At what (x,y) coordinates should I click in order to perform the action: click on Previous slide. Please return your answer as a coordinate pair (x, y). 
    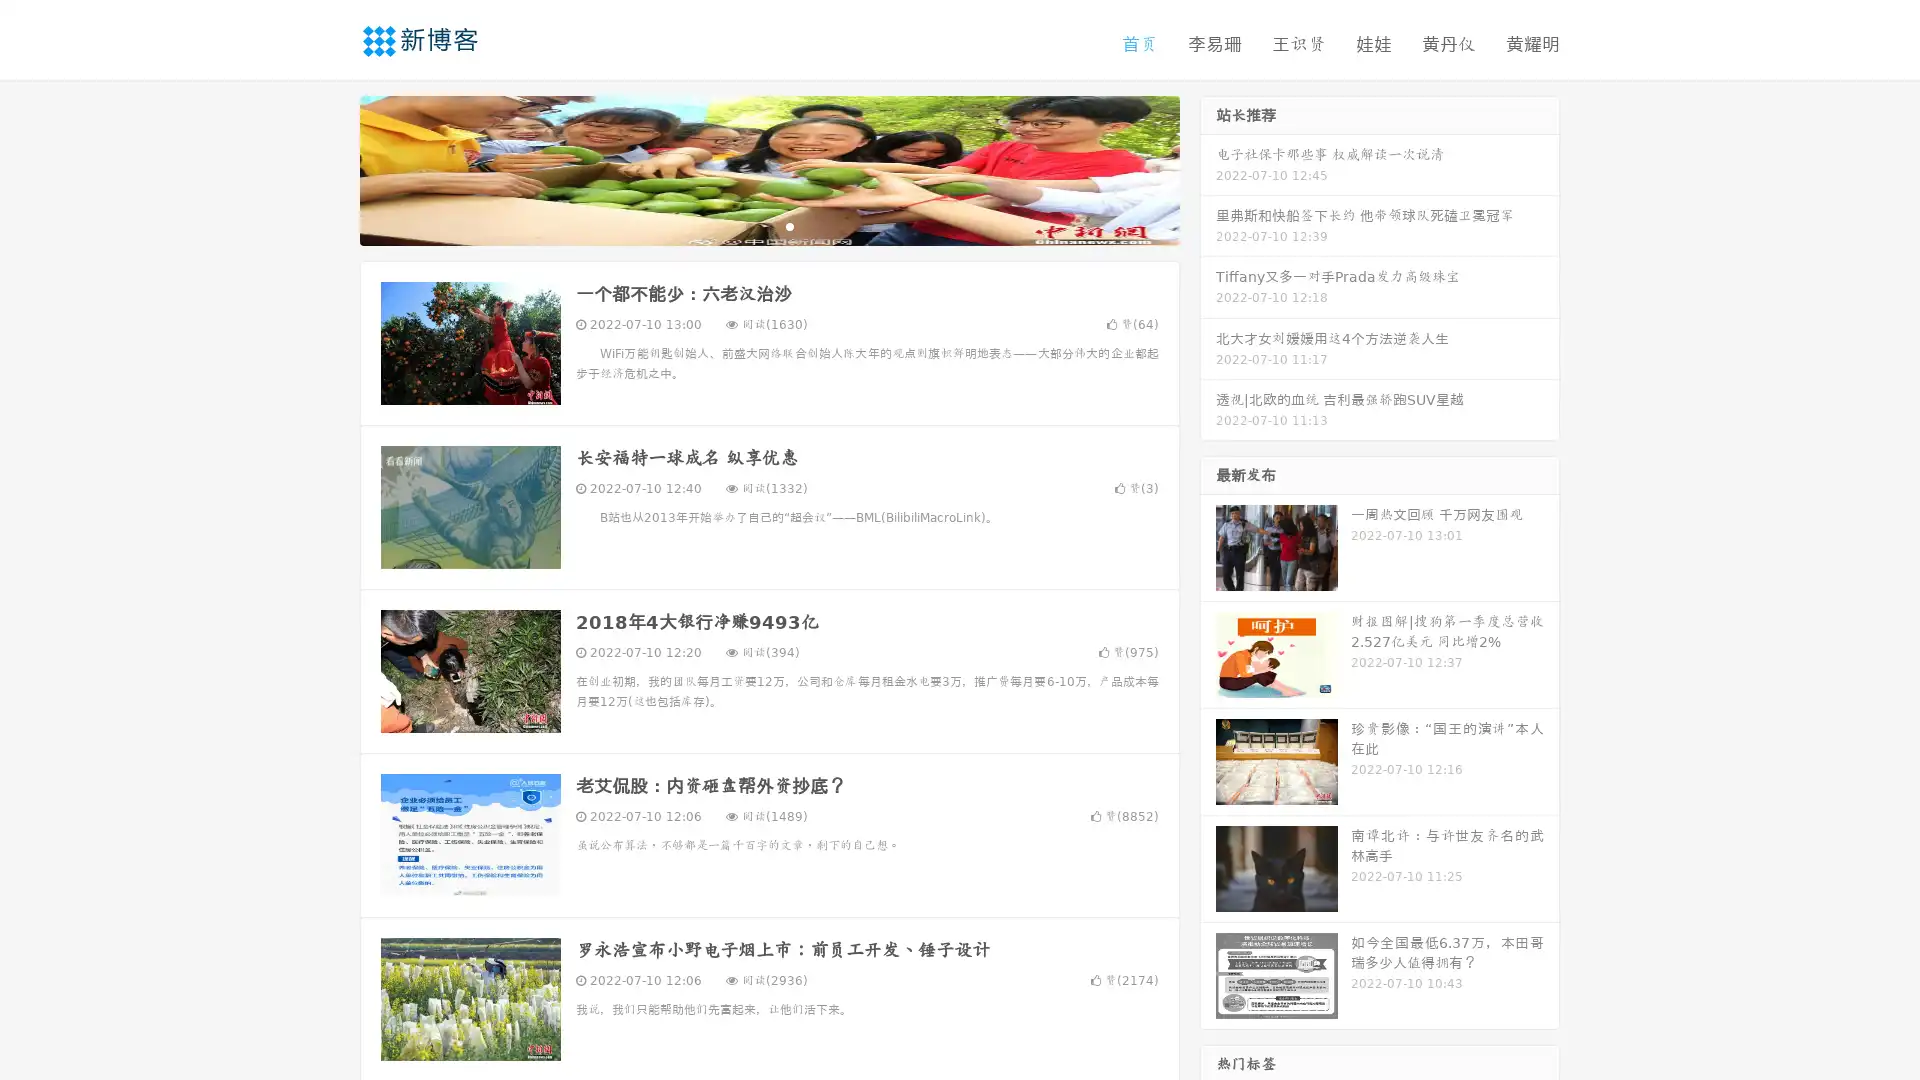
    Looking at the image, I should click on (330, 168).